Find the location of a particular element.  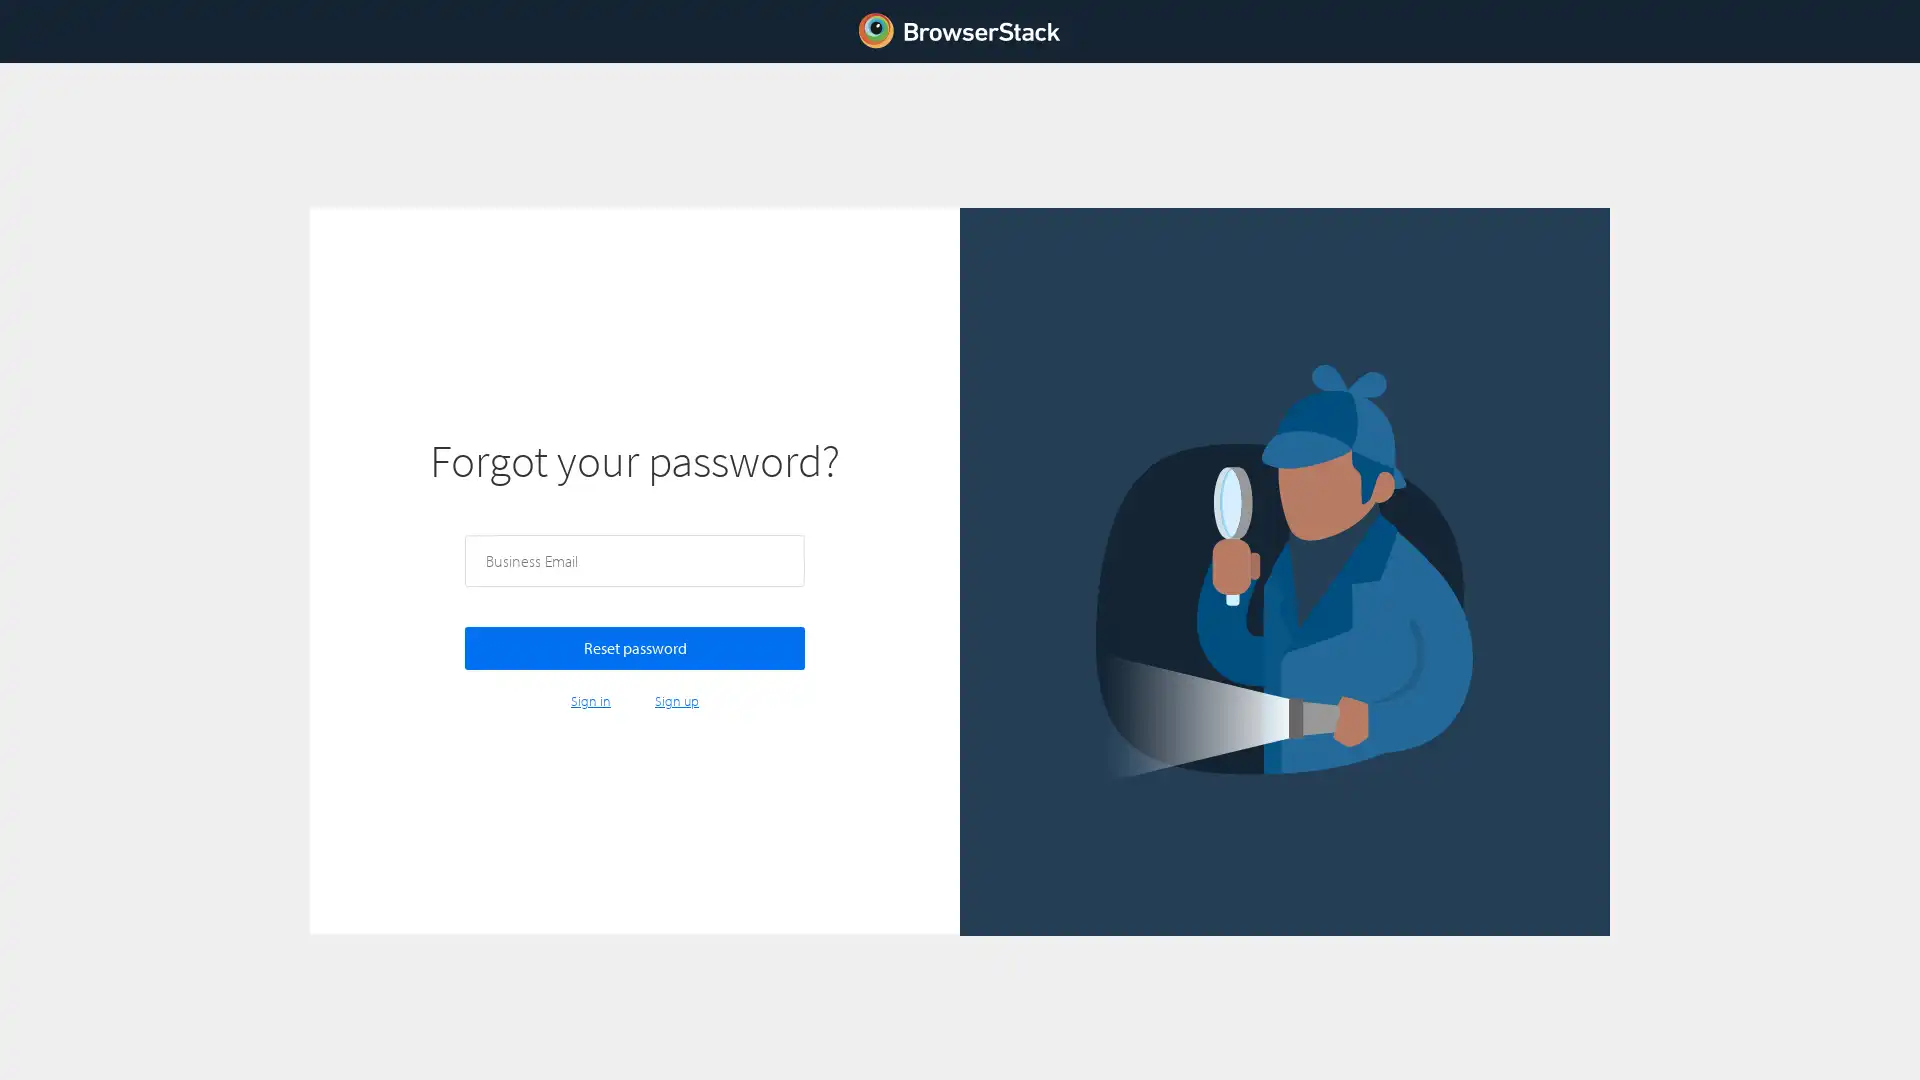

Reset password is located at coordinates (633, 647).